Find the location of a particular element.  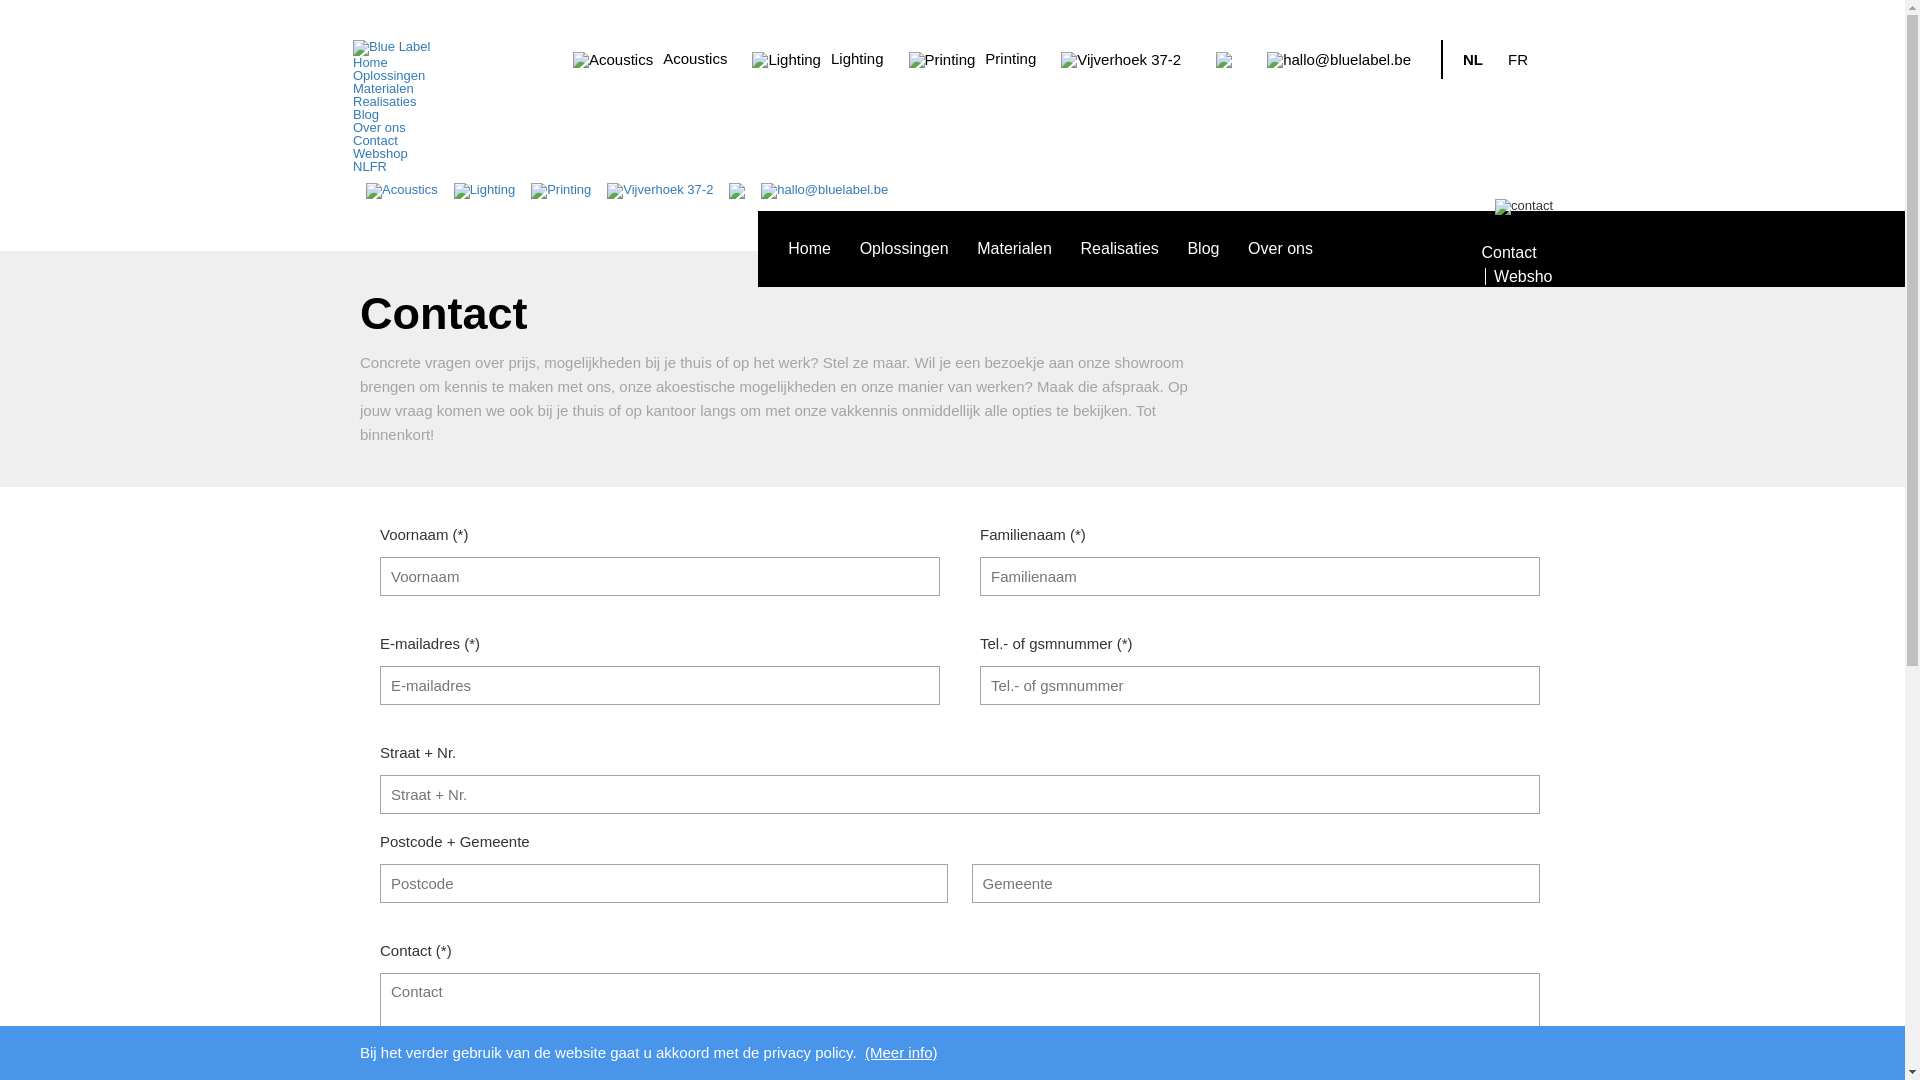

'NL' is located at coordinates (1473, 58).